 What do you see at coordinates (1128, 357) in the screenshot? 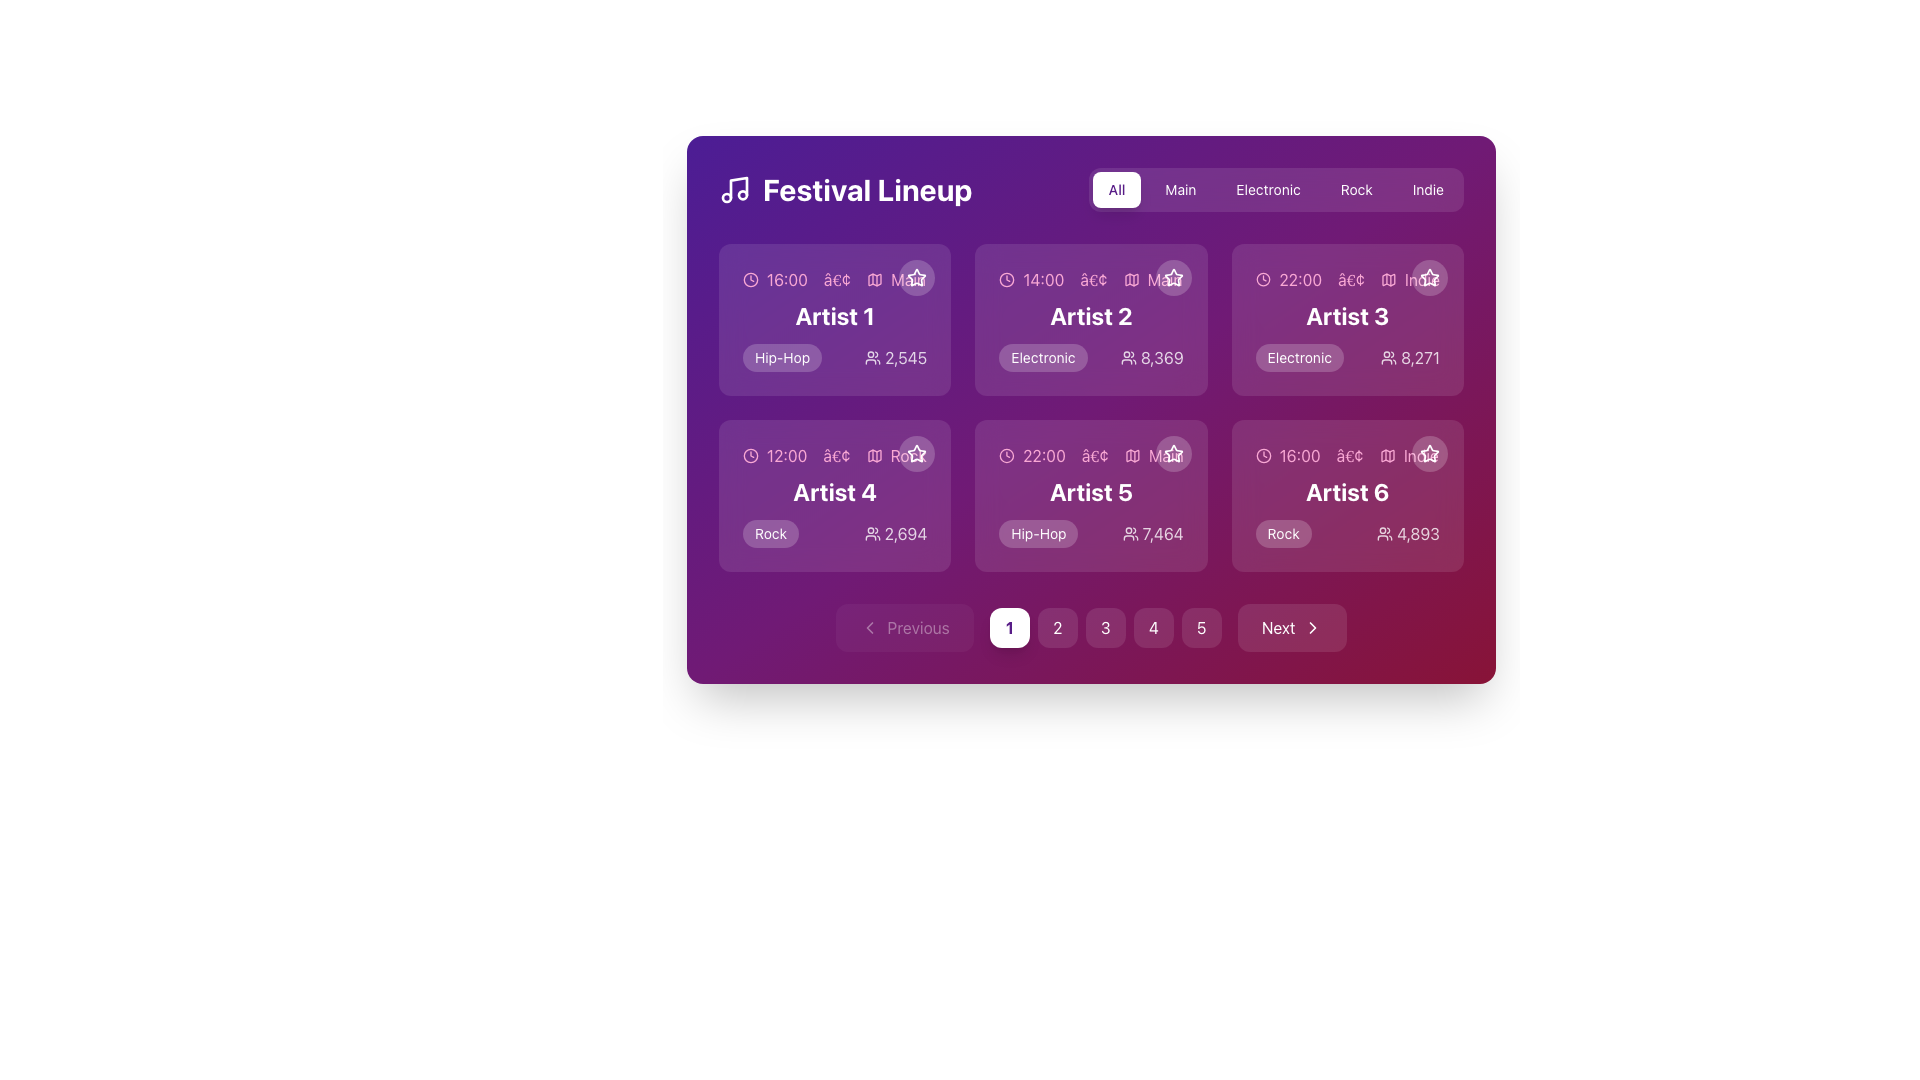
I see `the small icon resembling a group of people, which is located to the left of the numeric value '8,369' in the second card of the top row of the grid layout` at bounding box center [1128, 357].